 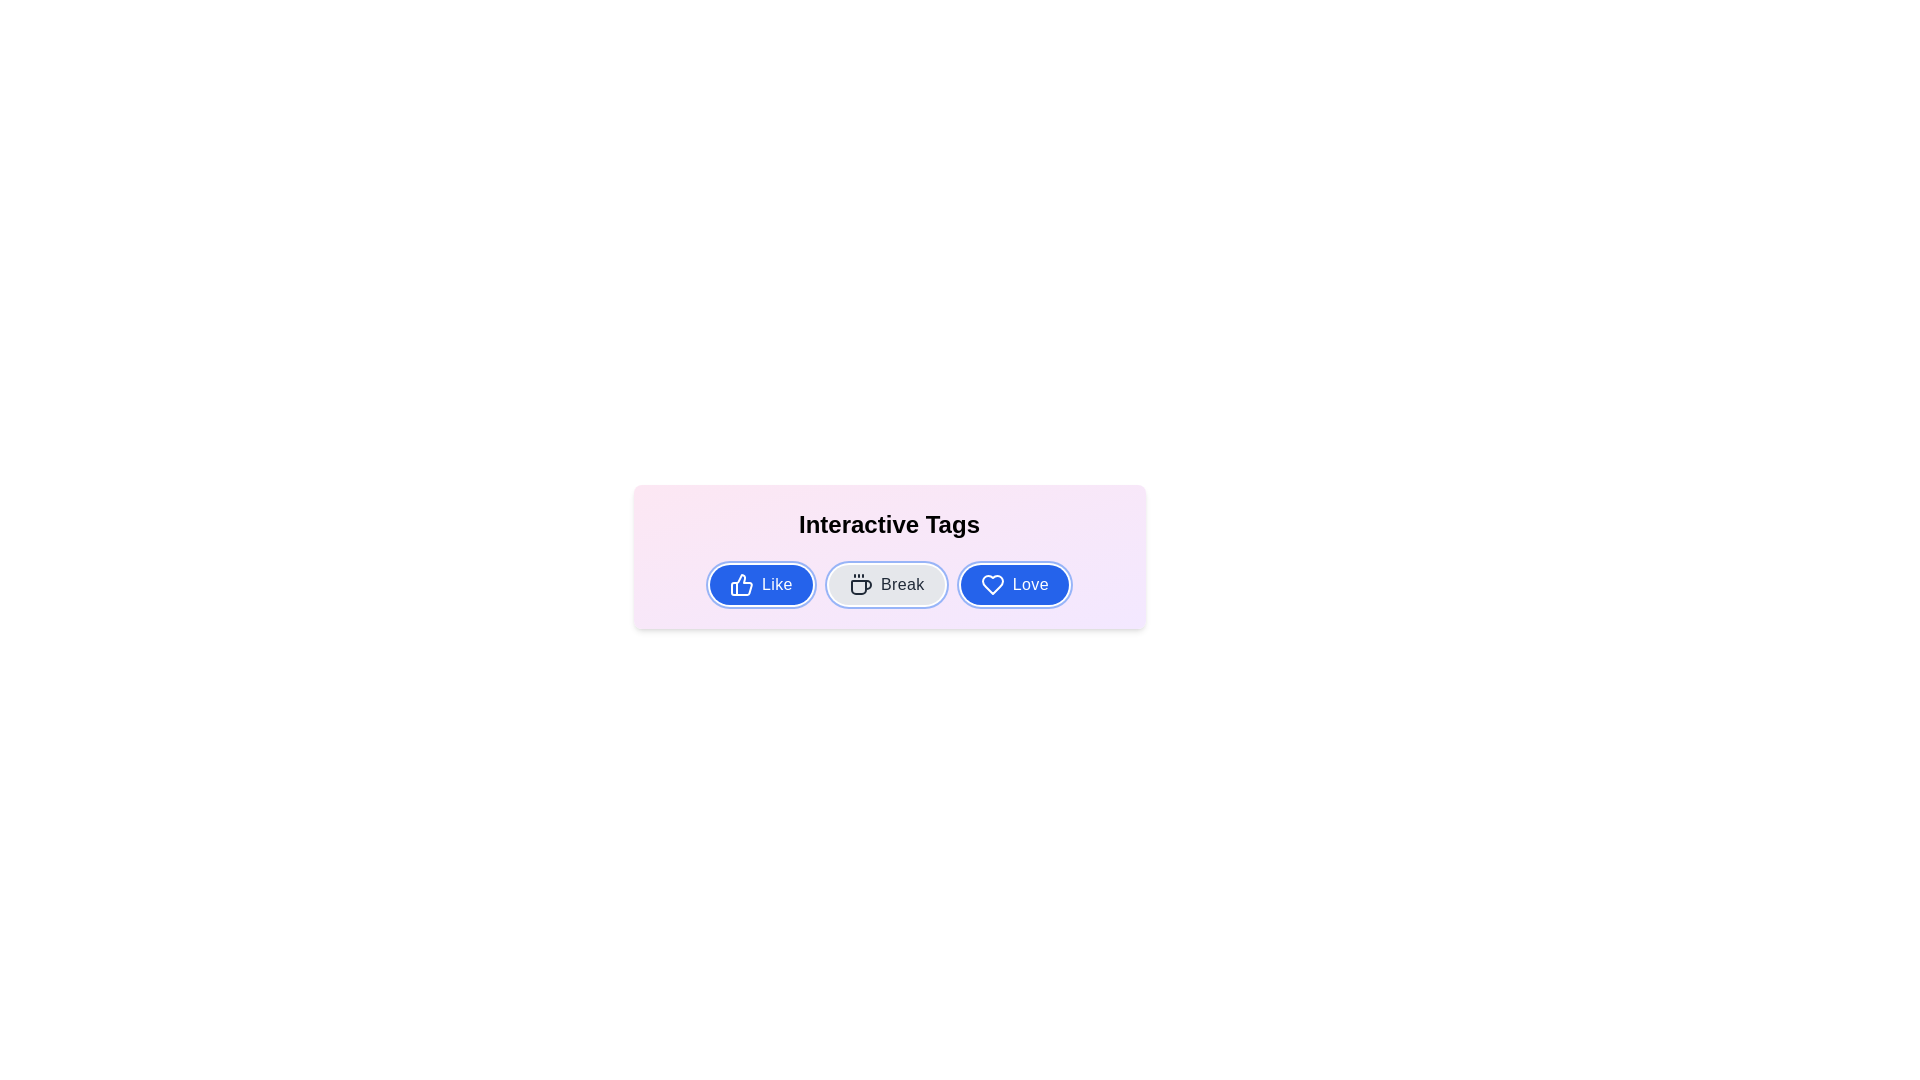 I want to click on the tag Break, so click(x=885, y=585).